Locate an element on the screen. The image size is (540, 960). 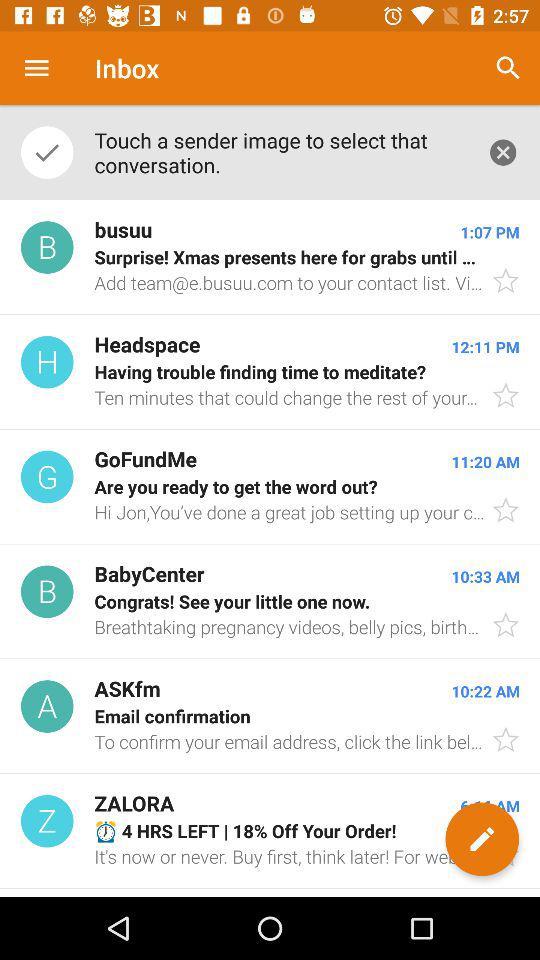
the icon below touch a sender is located at coordinates (270, 256).